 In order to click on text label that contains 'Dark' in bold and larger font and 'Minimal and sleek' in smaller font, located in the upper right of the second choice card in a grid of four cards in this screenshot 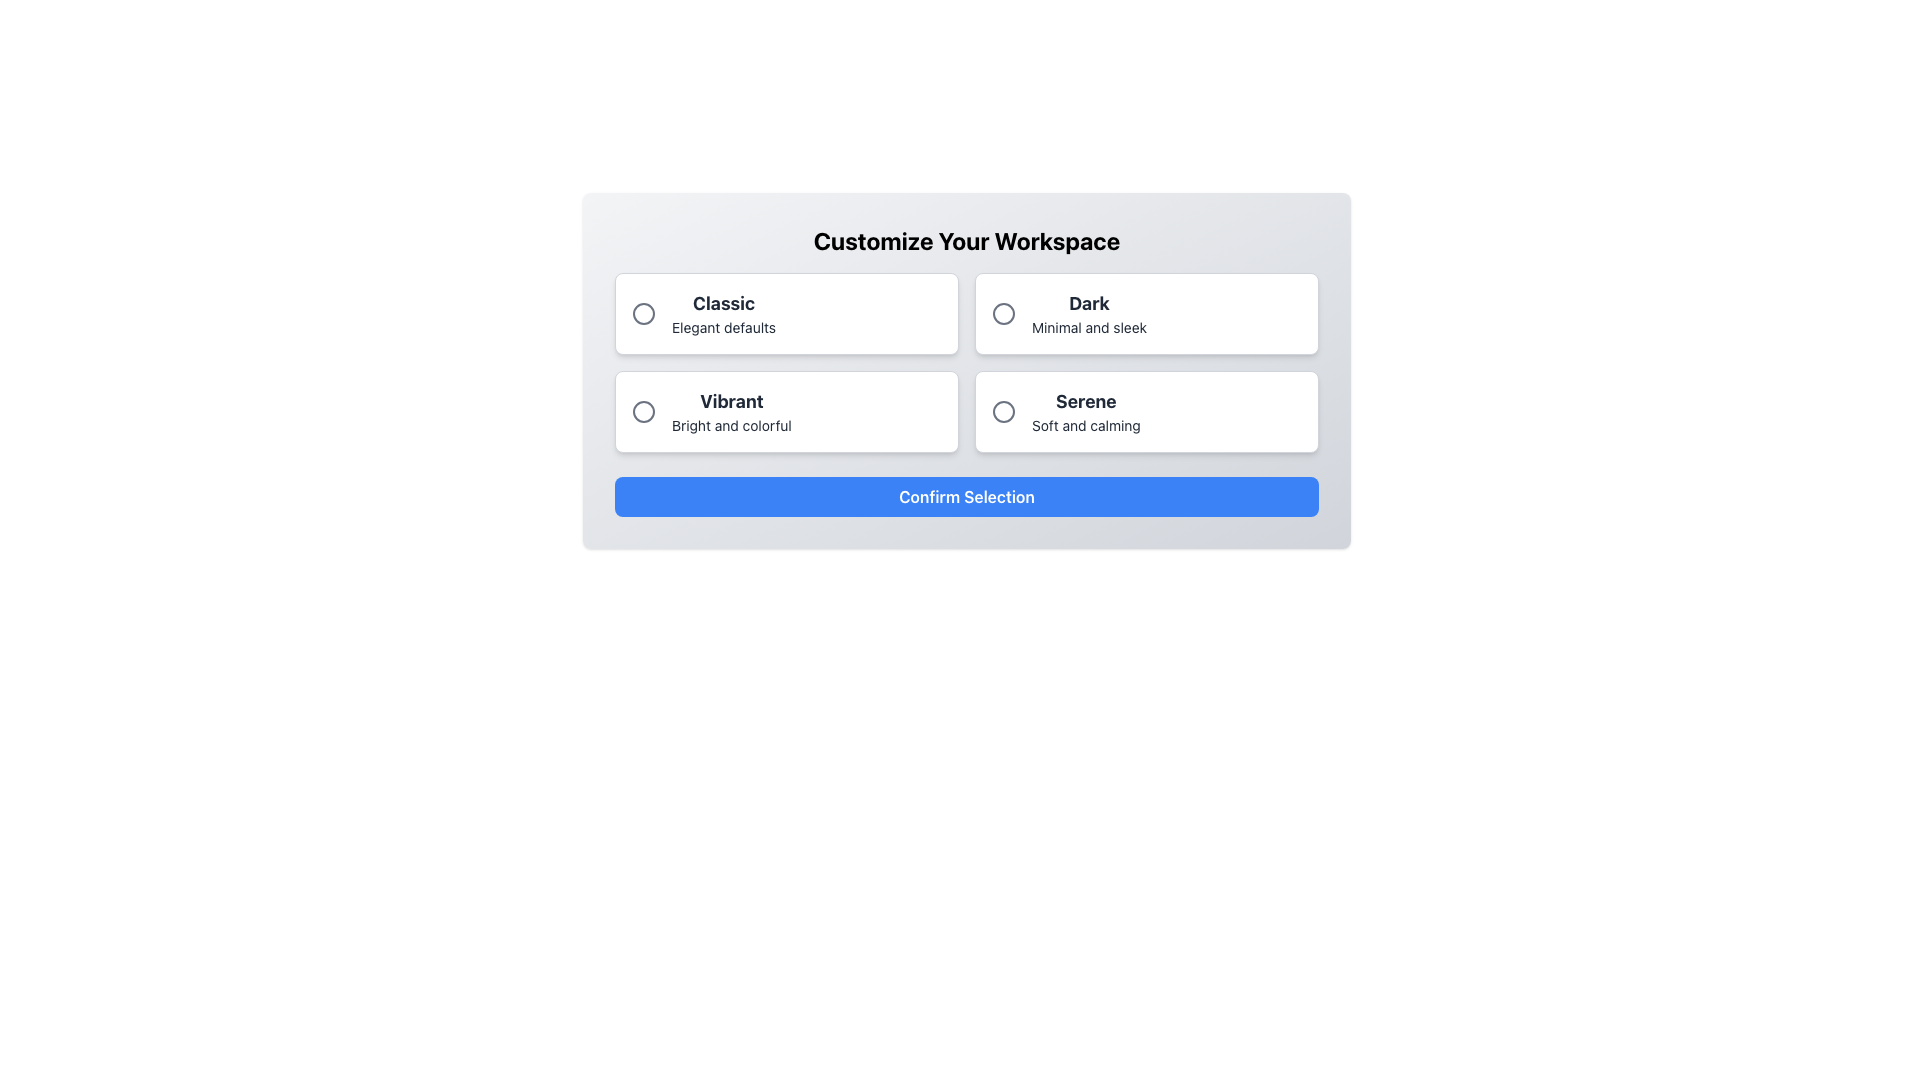, I will do `click(1088, 313)`.